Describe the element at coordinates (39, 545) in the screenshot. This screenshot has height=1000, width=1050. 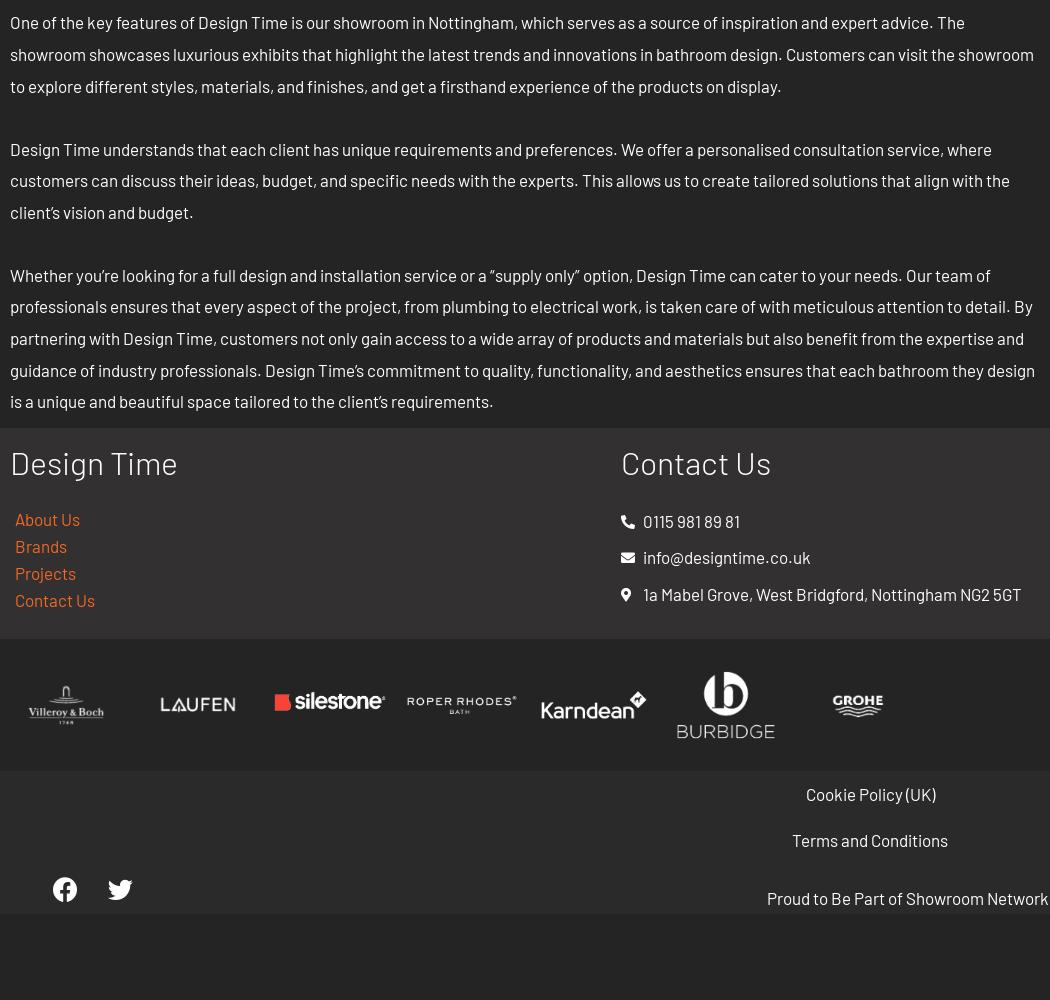
I see `'Brands'` at that location.